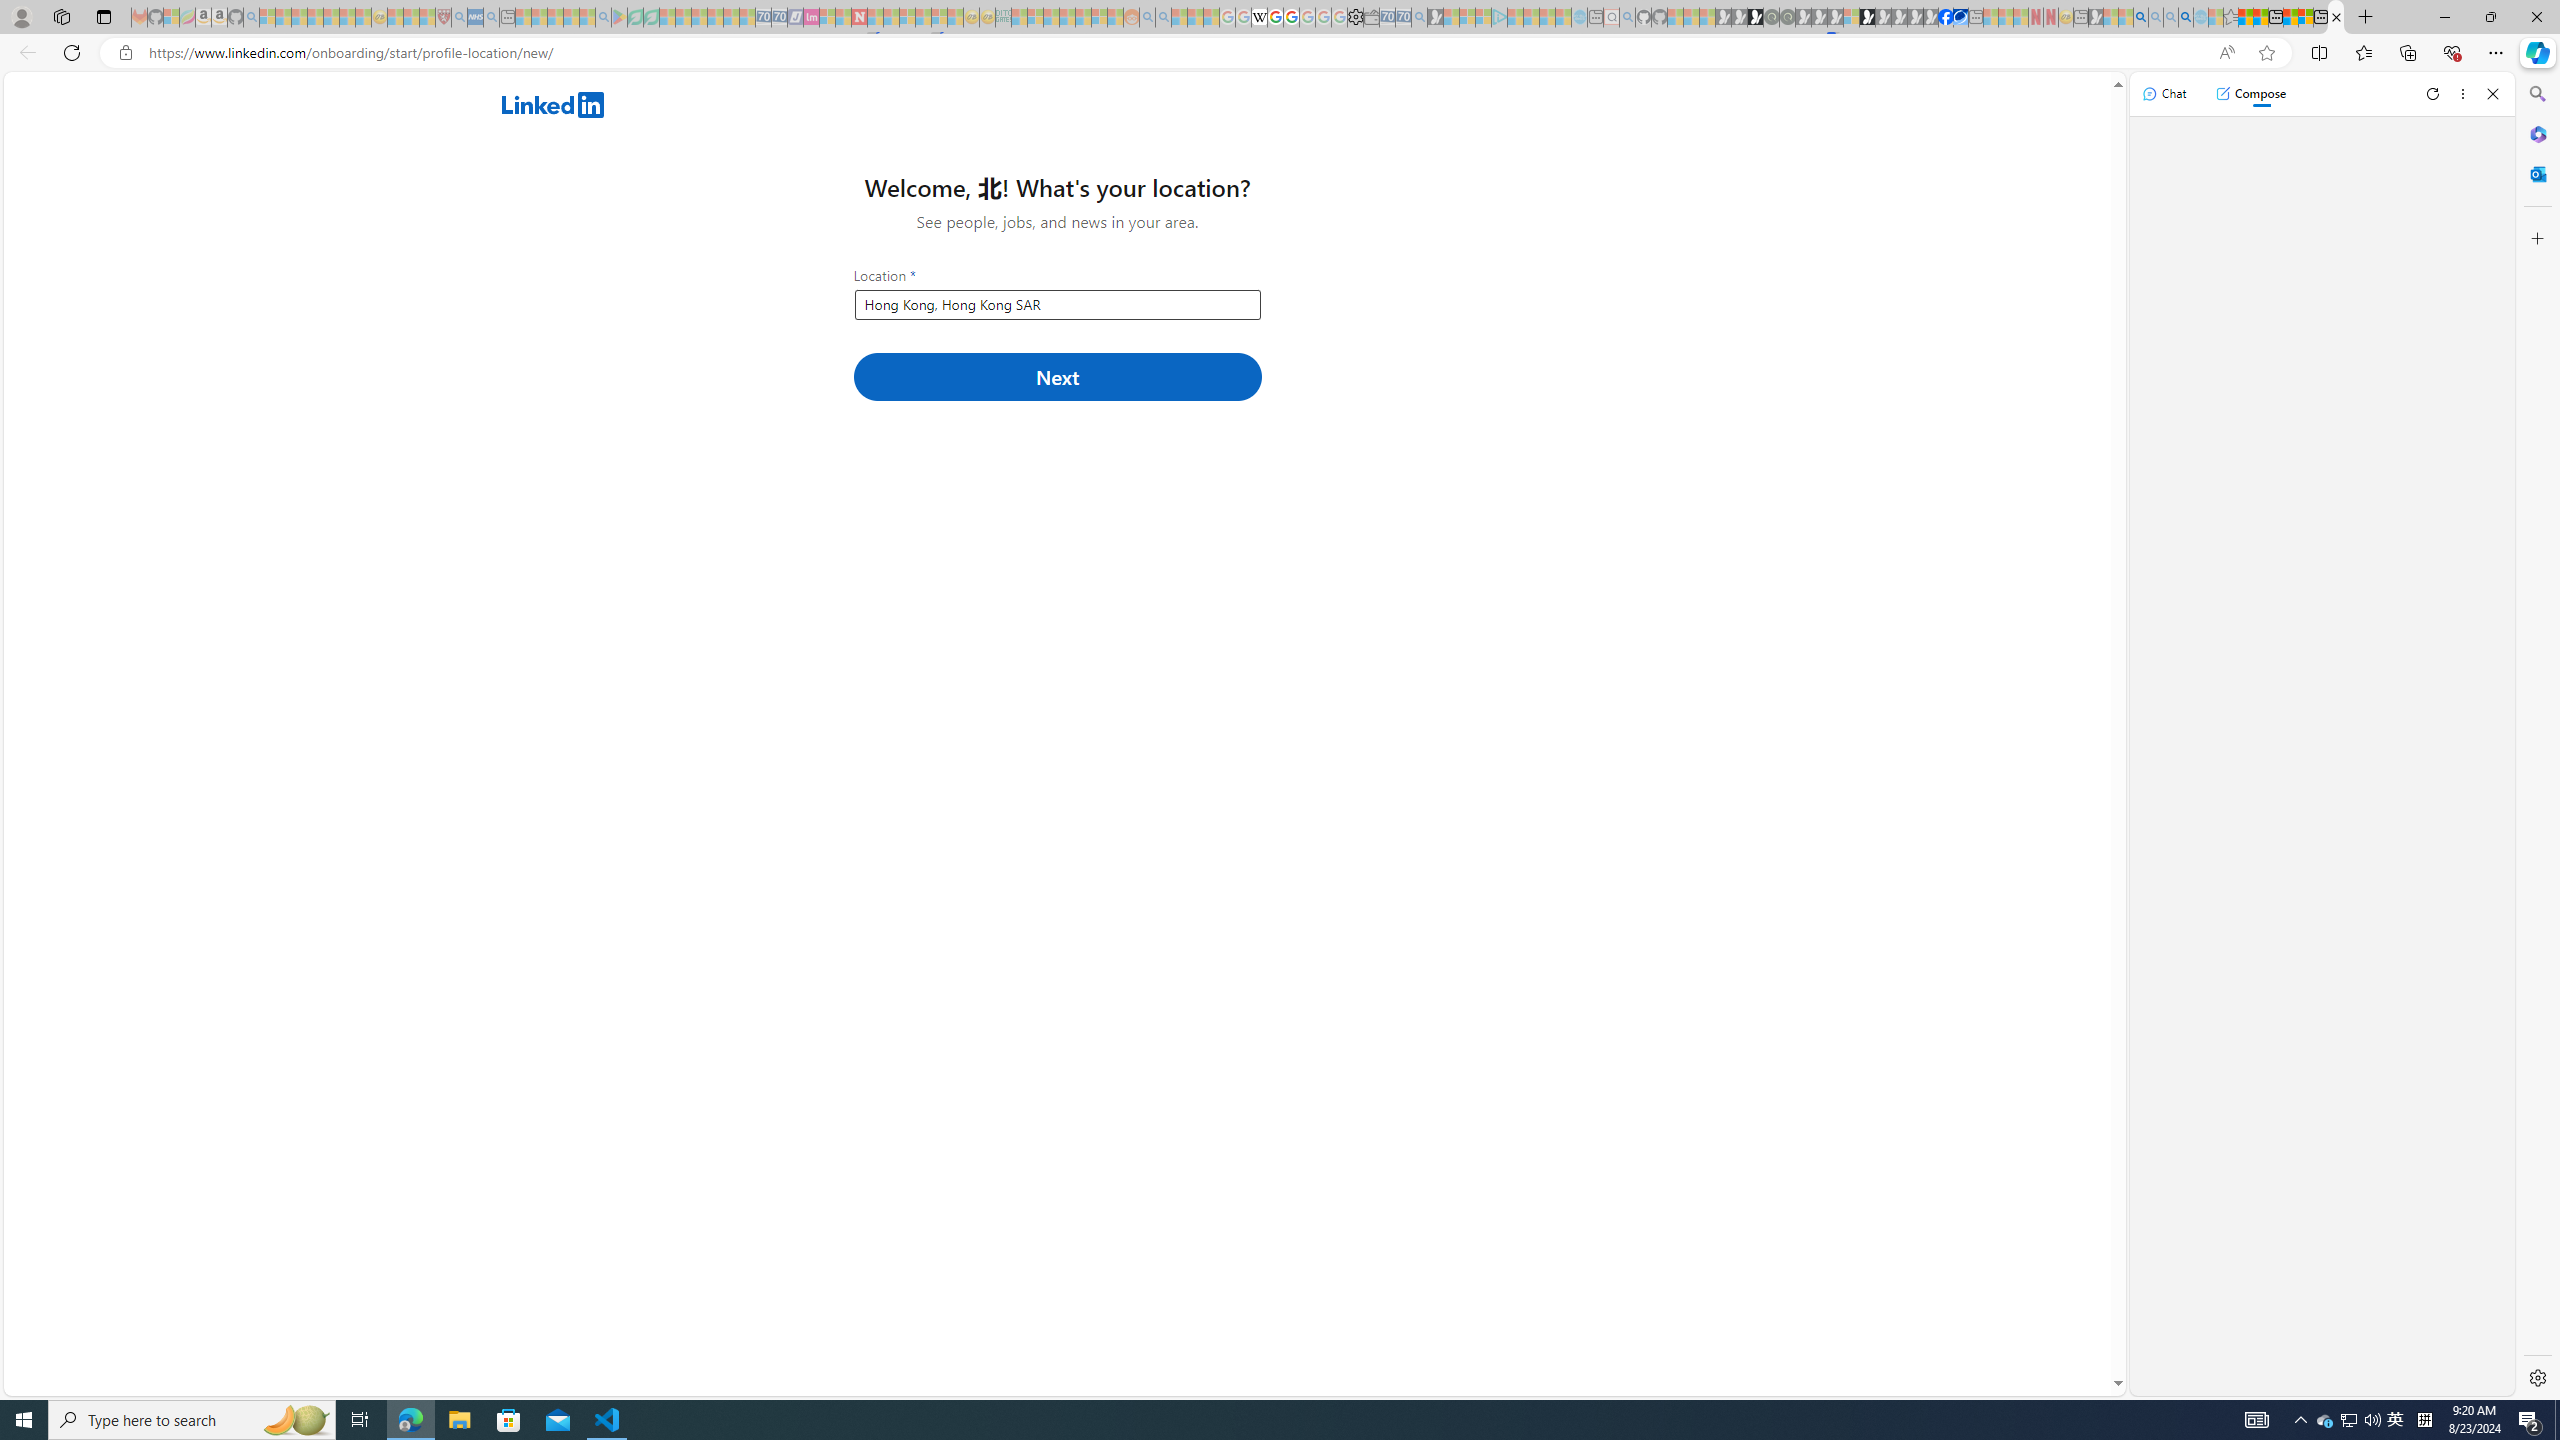  Describe the element at coordinates (490, 16) in the screenshot. I see `'utah sues federal government - Search - Sleeping'` at that location.